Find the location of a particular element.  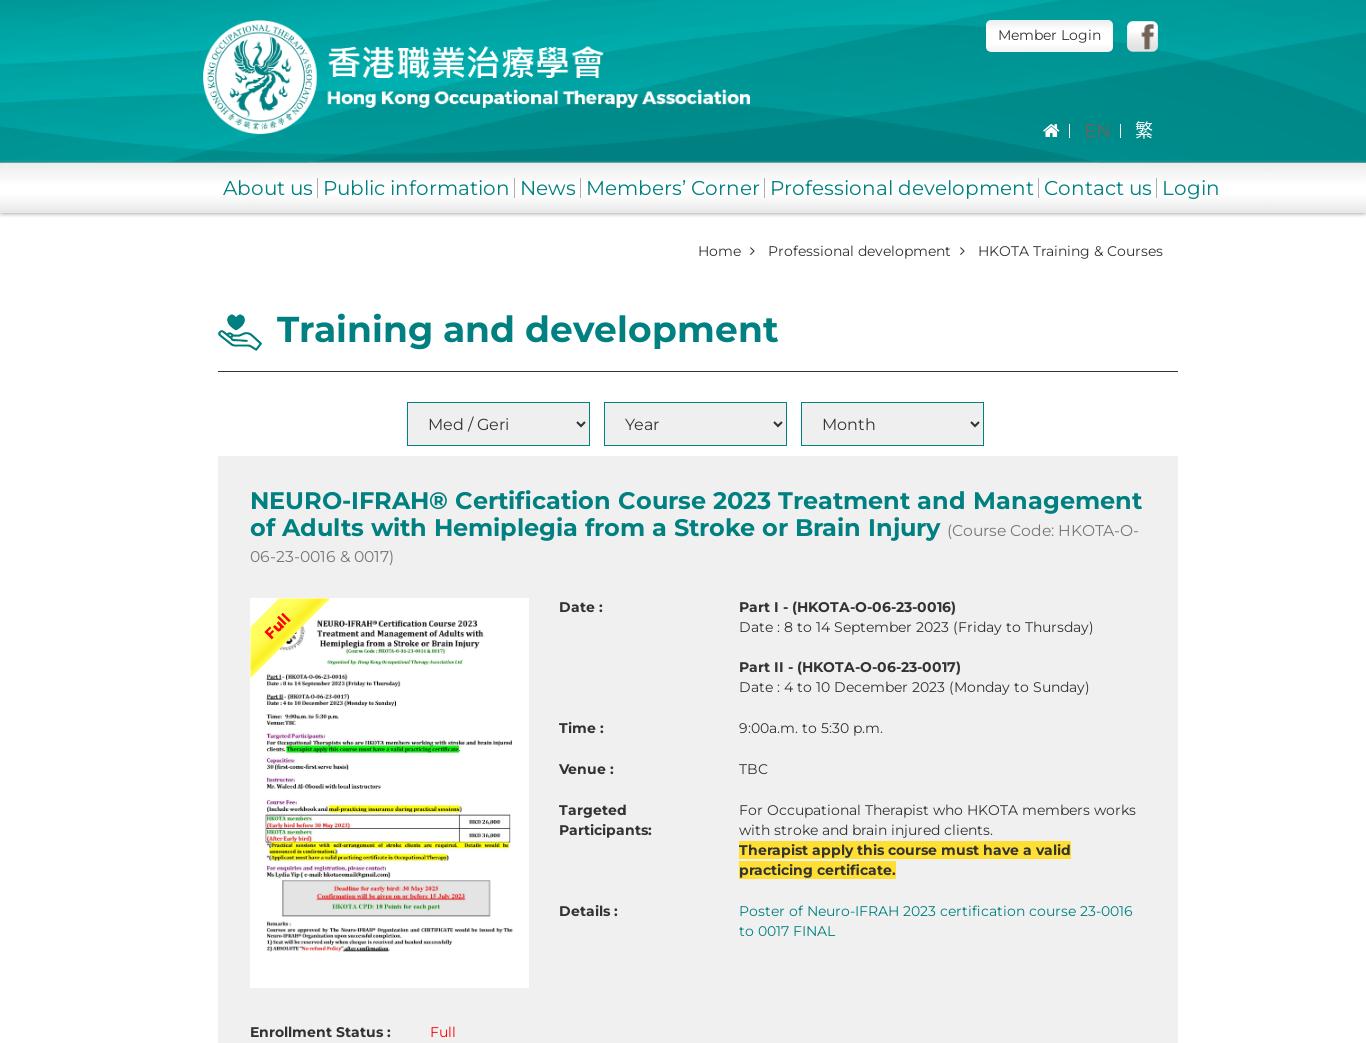

'Part I - (HKOTA-O-06-23-0016)' is located at coordinates (845, 606).